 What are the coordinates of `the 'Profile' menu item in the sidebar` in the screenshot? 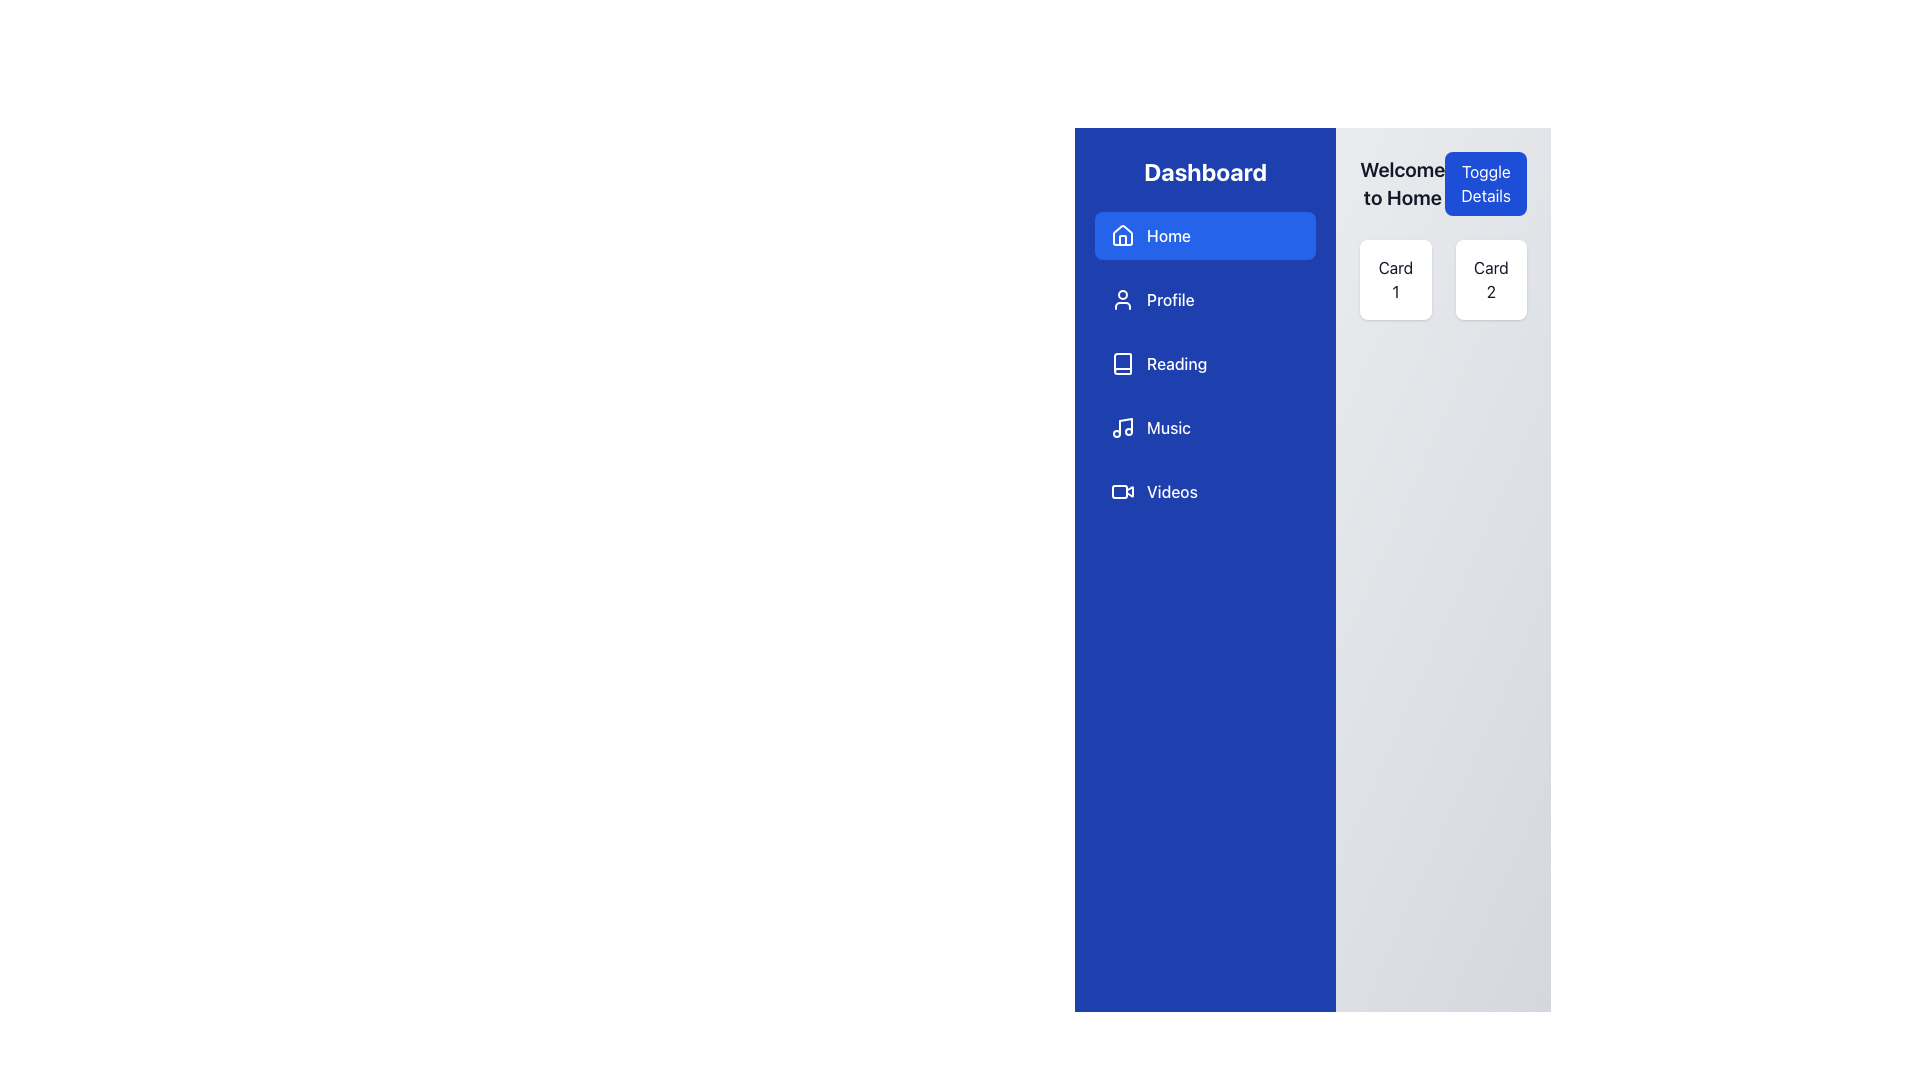 It's located at (1204, 300).